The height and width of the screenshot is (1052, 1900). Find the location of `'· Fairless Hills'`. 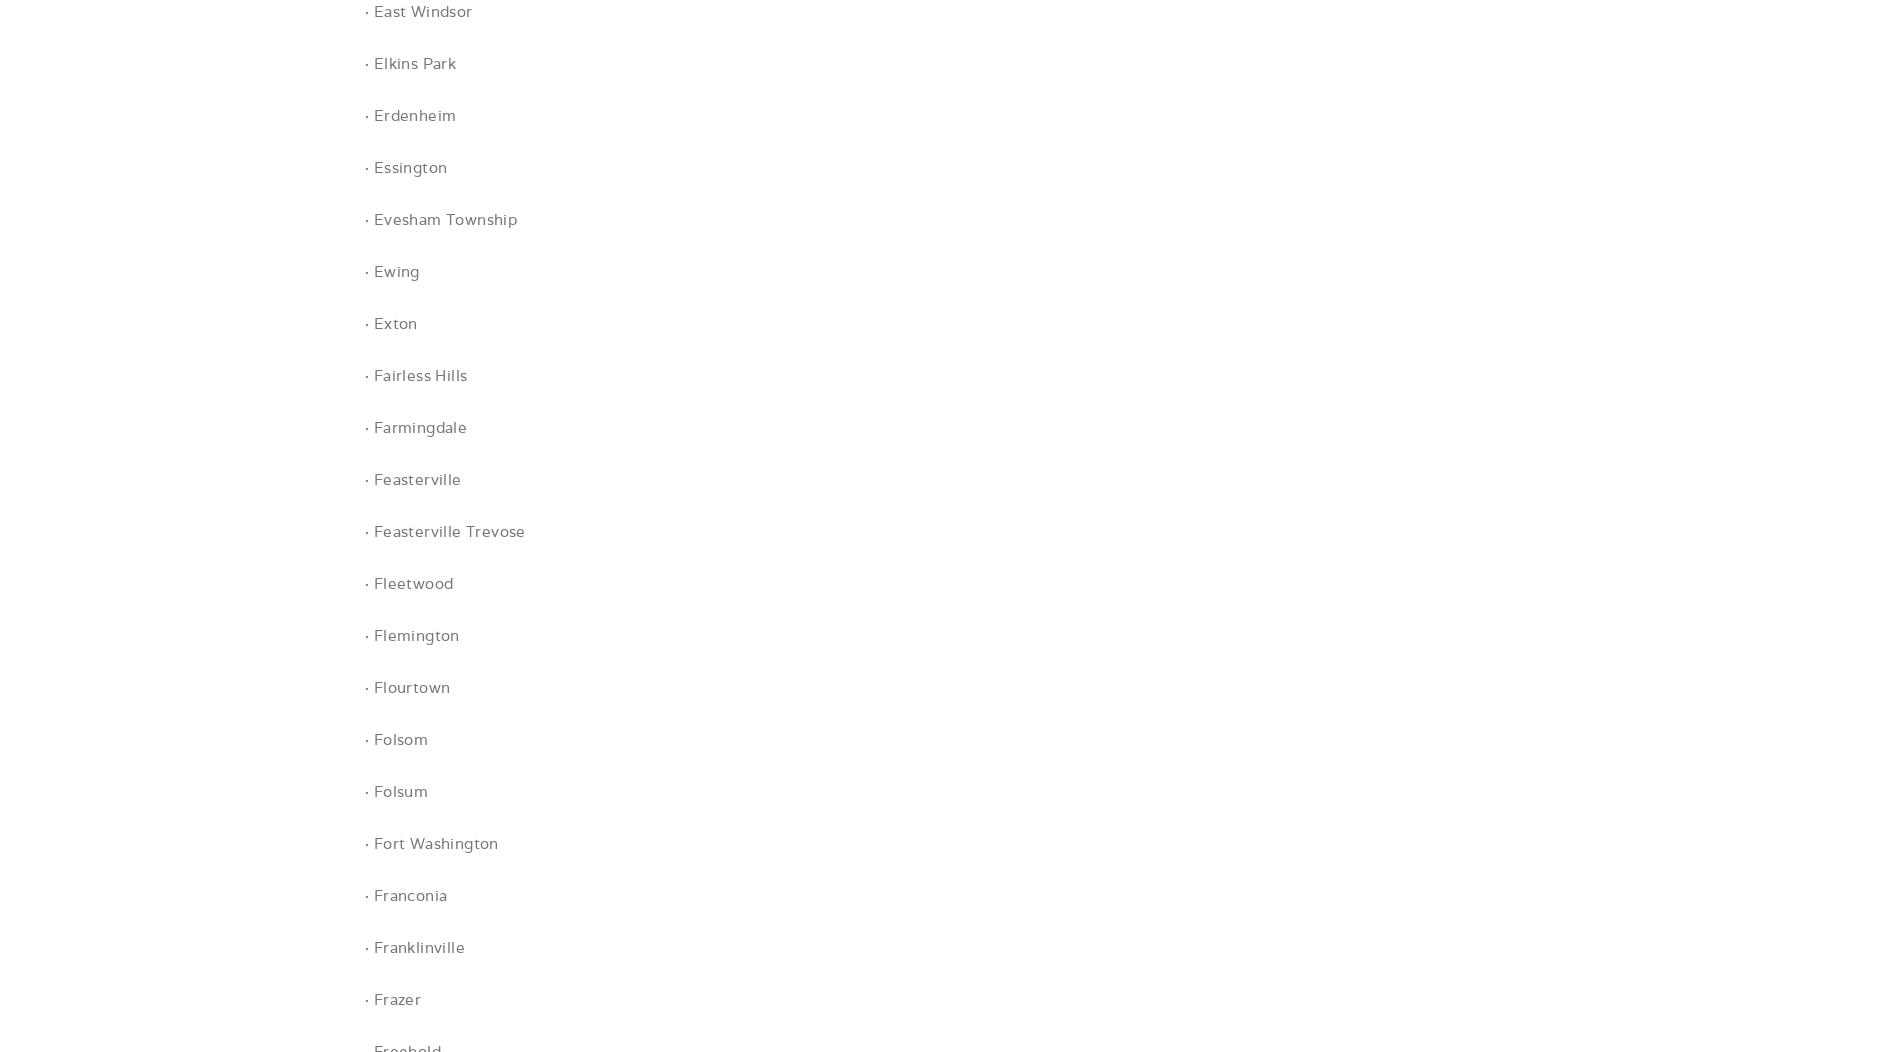

'· Fairless Hills' is located at coordinates (414, 375).